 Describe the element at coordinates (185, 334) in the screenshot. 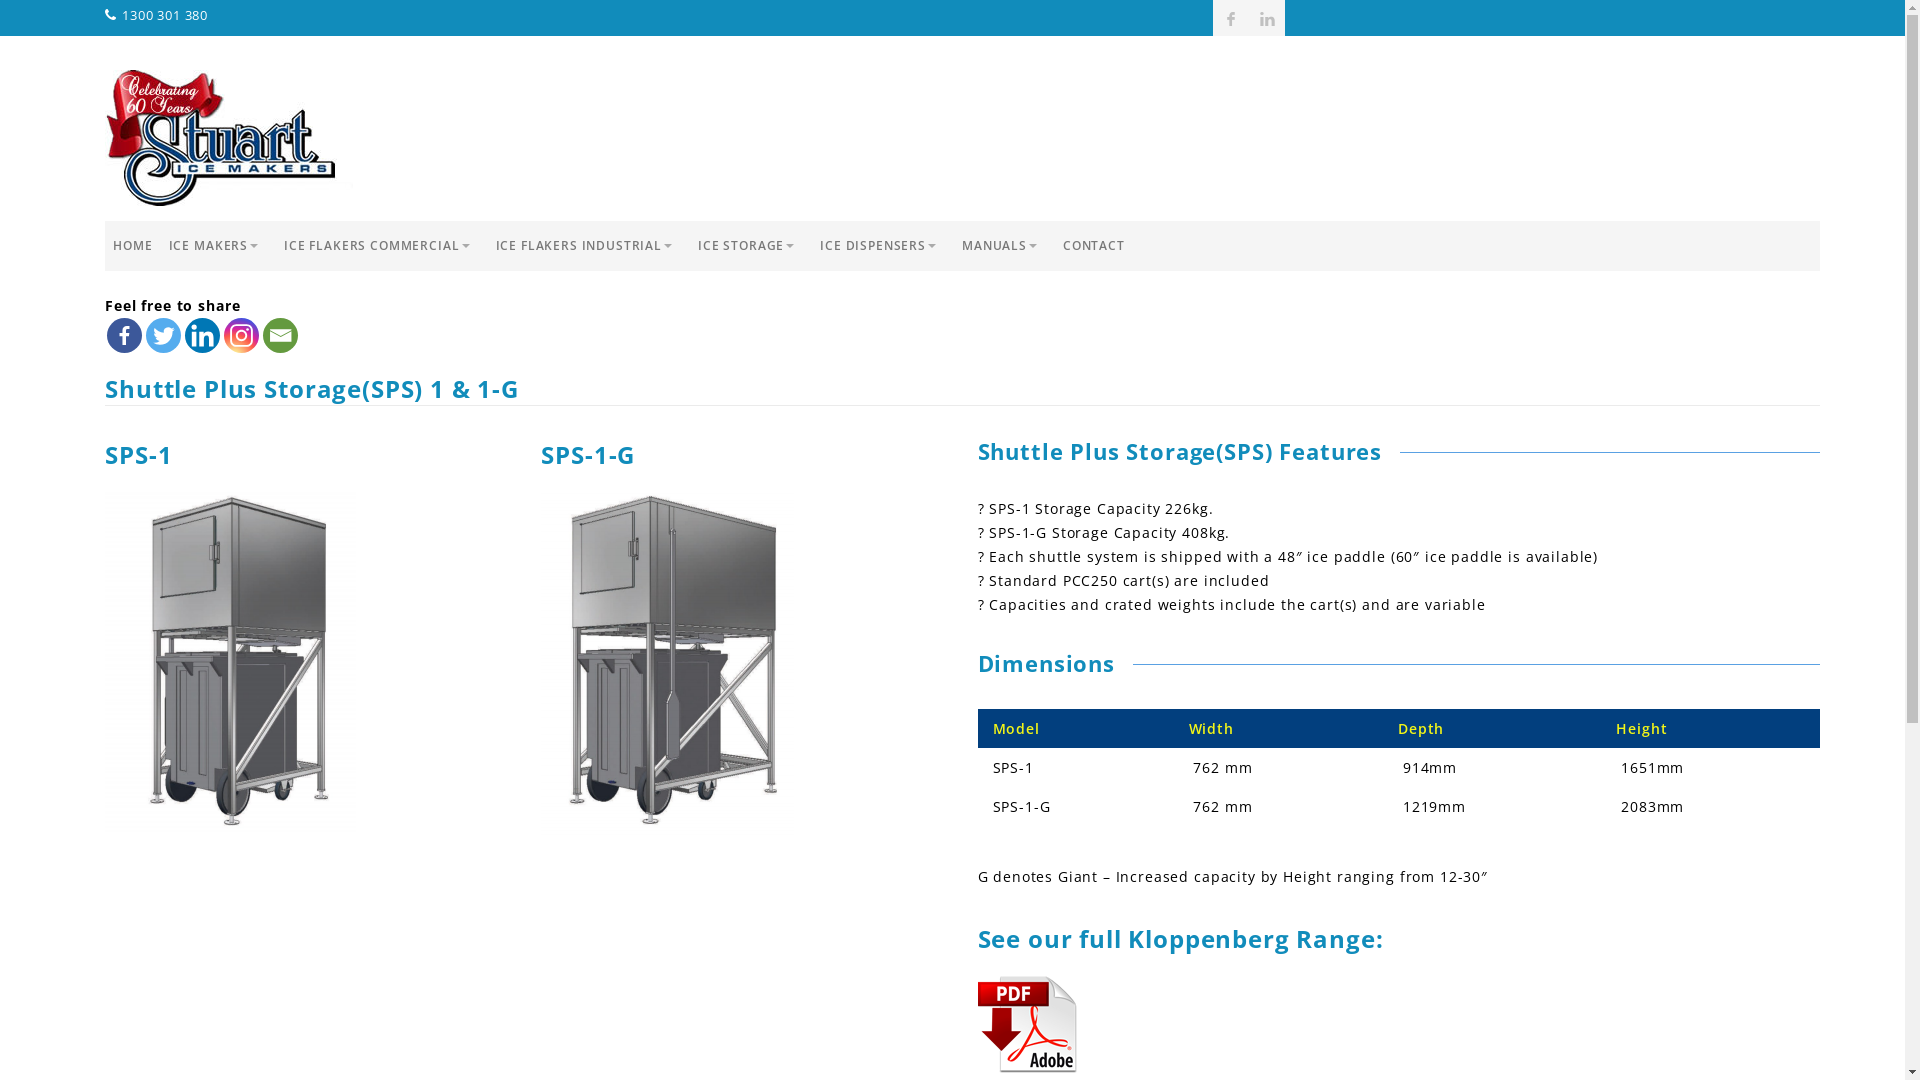

I see `'Linkedin'` at that location.